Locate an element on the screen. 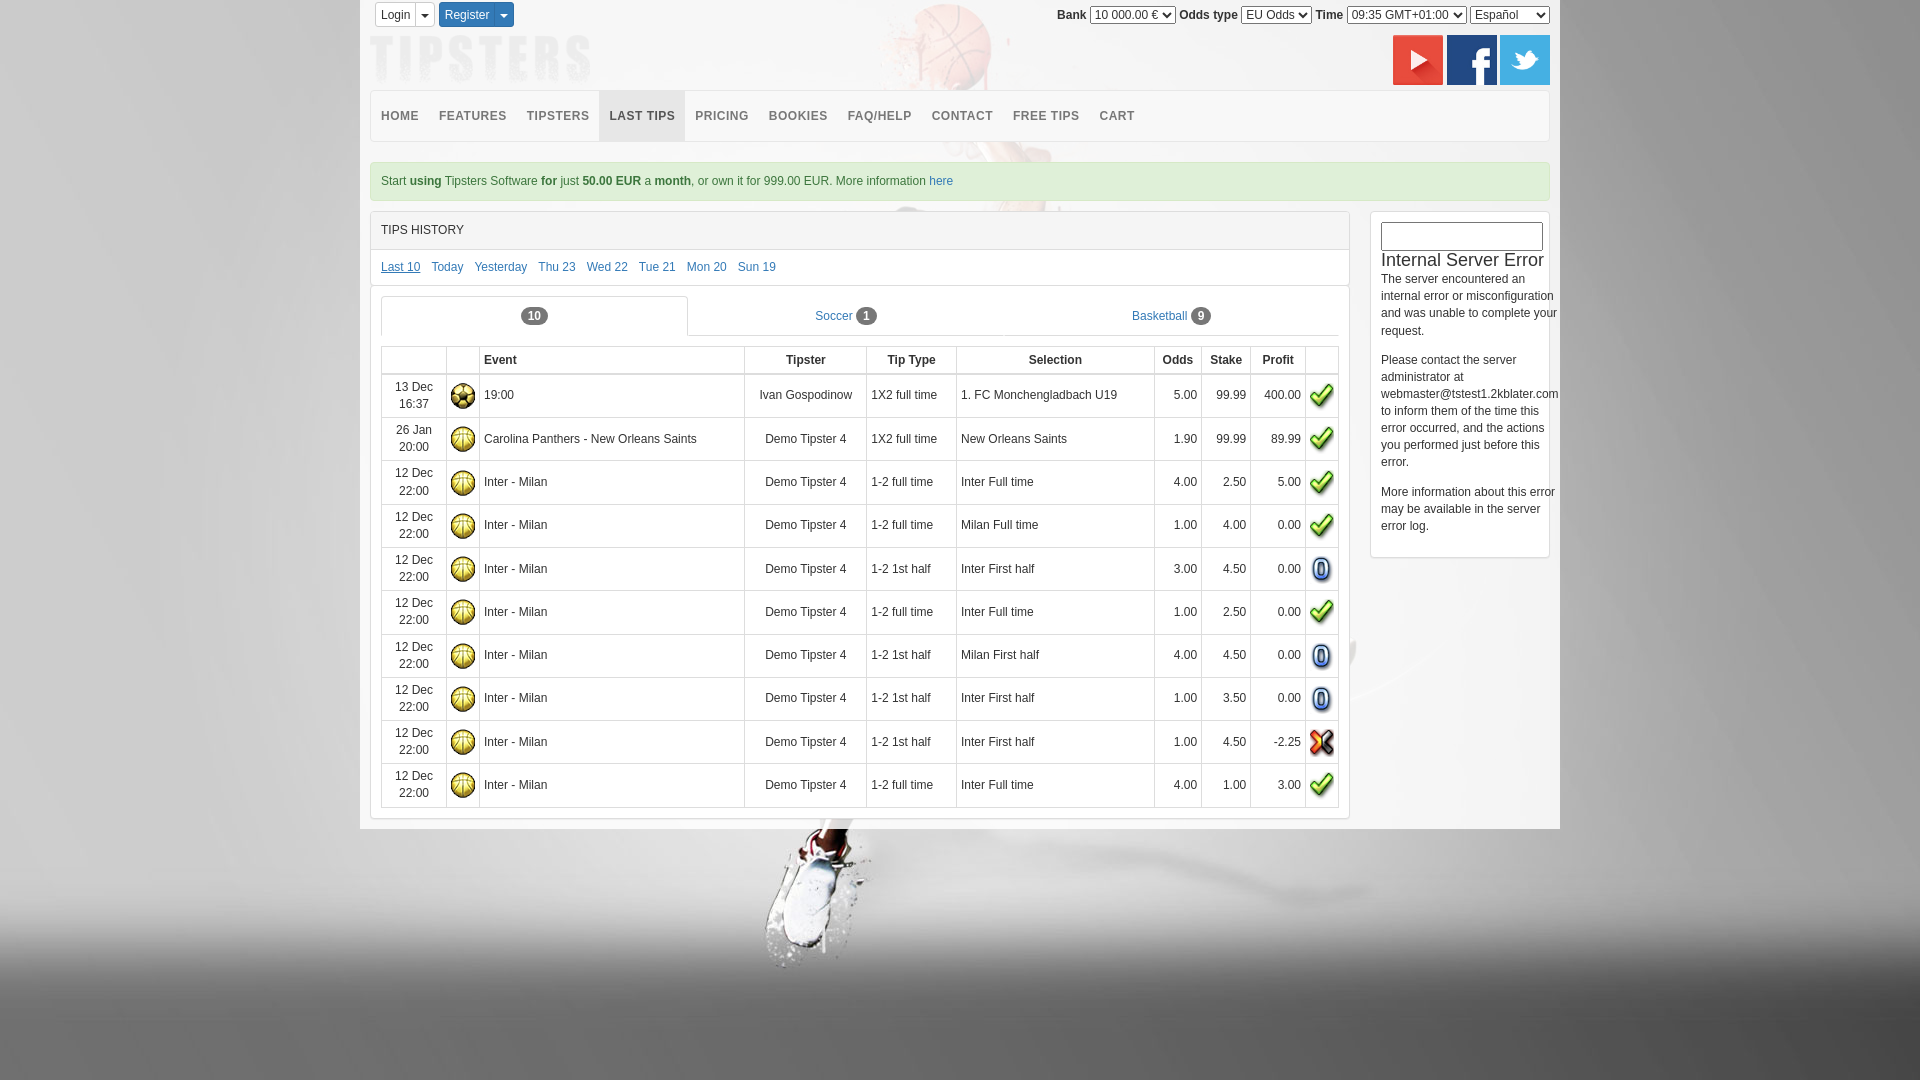 This screenshot has height=1080, width=1920. 'FAQ/HELP' is located at coordinates (879, 115).